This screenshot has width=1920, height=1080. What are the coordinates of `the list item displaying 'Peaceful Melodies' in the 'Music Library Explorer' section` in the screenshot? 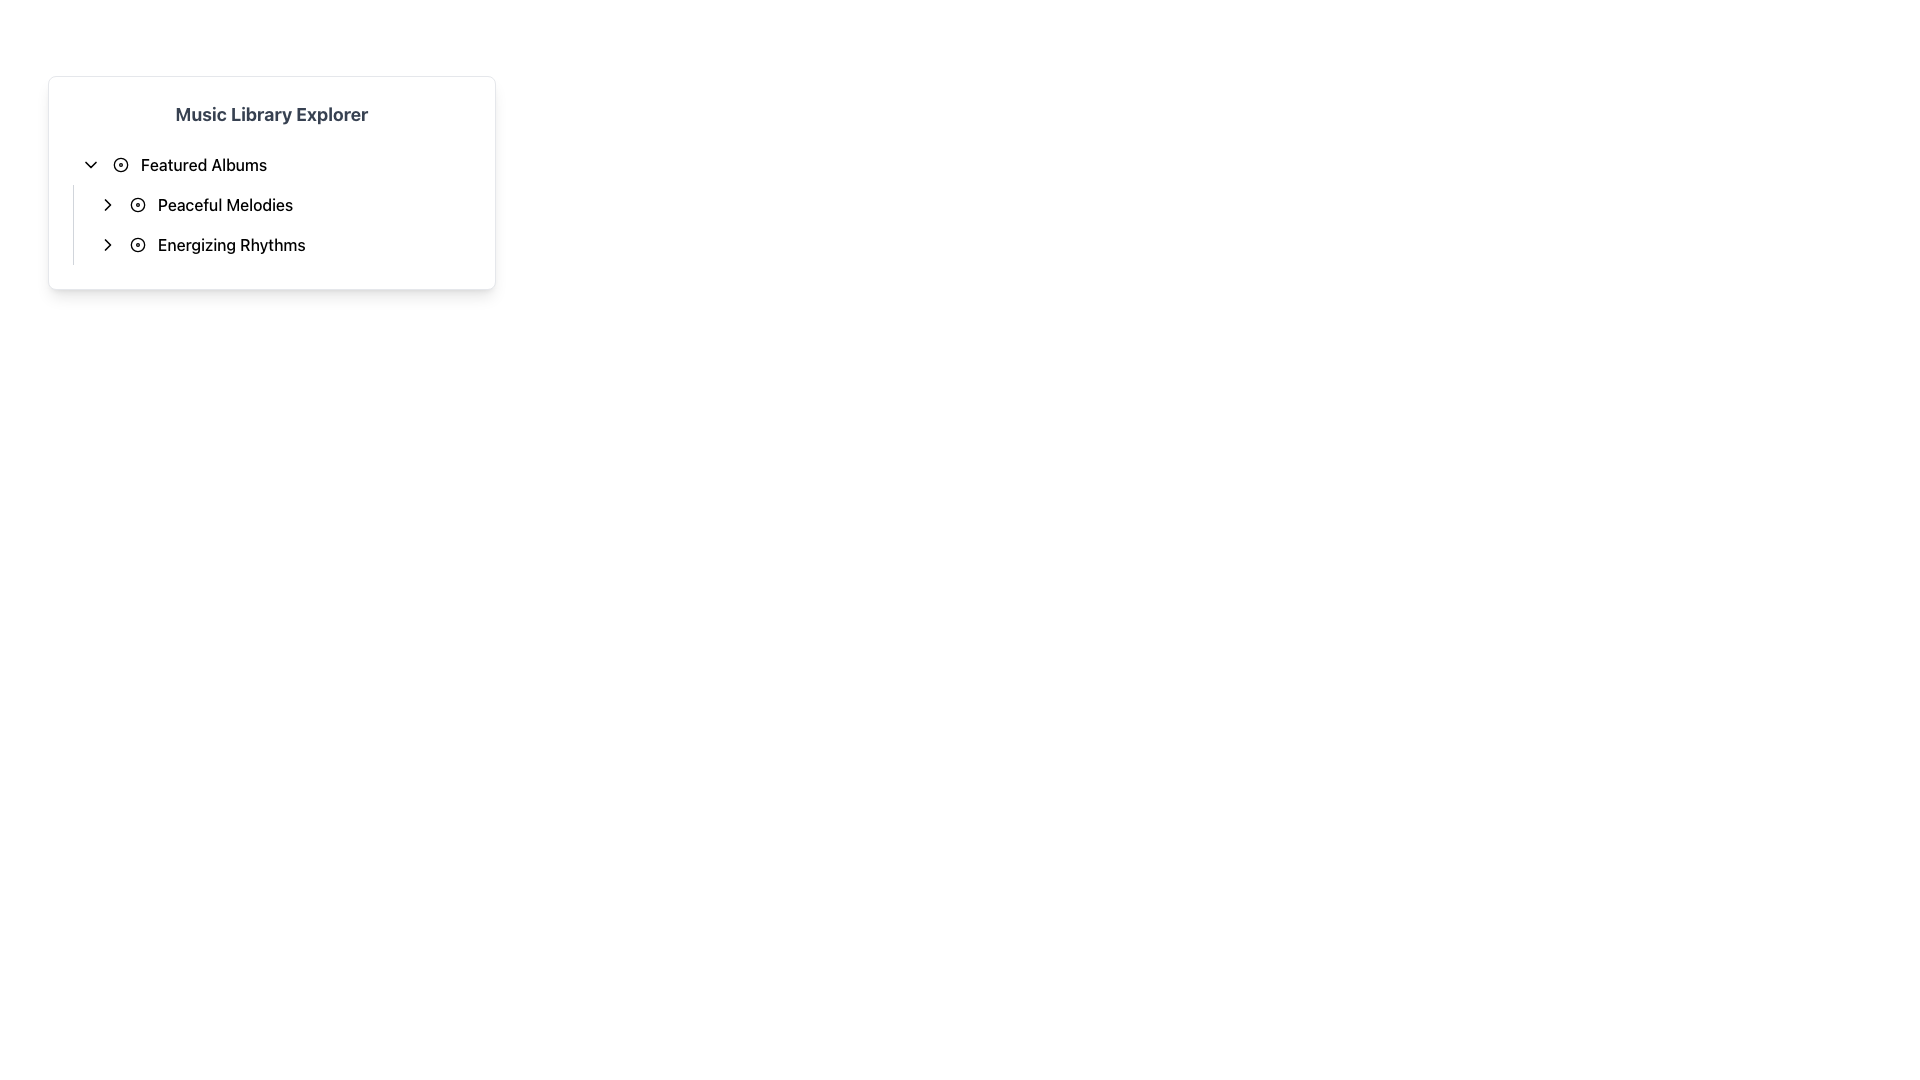 It's located at (279, 204).